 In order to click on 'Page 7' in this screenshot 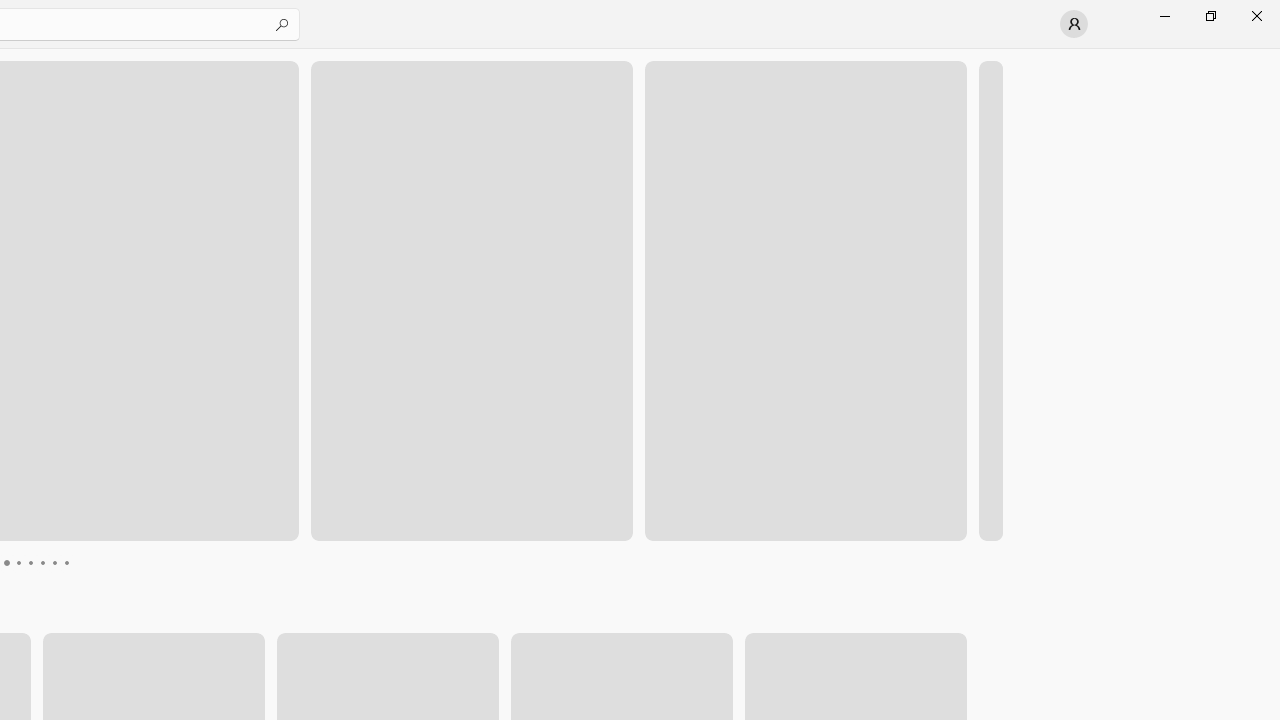, I will do `click(54, 563)`.